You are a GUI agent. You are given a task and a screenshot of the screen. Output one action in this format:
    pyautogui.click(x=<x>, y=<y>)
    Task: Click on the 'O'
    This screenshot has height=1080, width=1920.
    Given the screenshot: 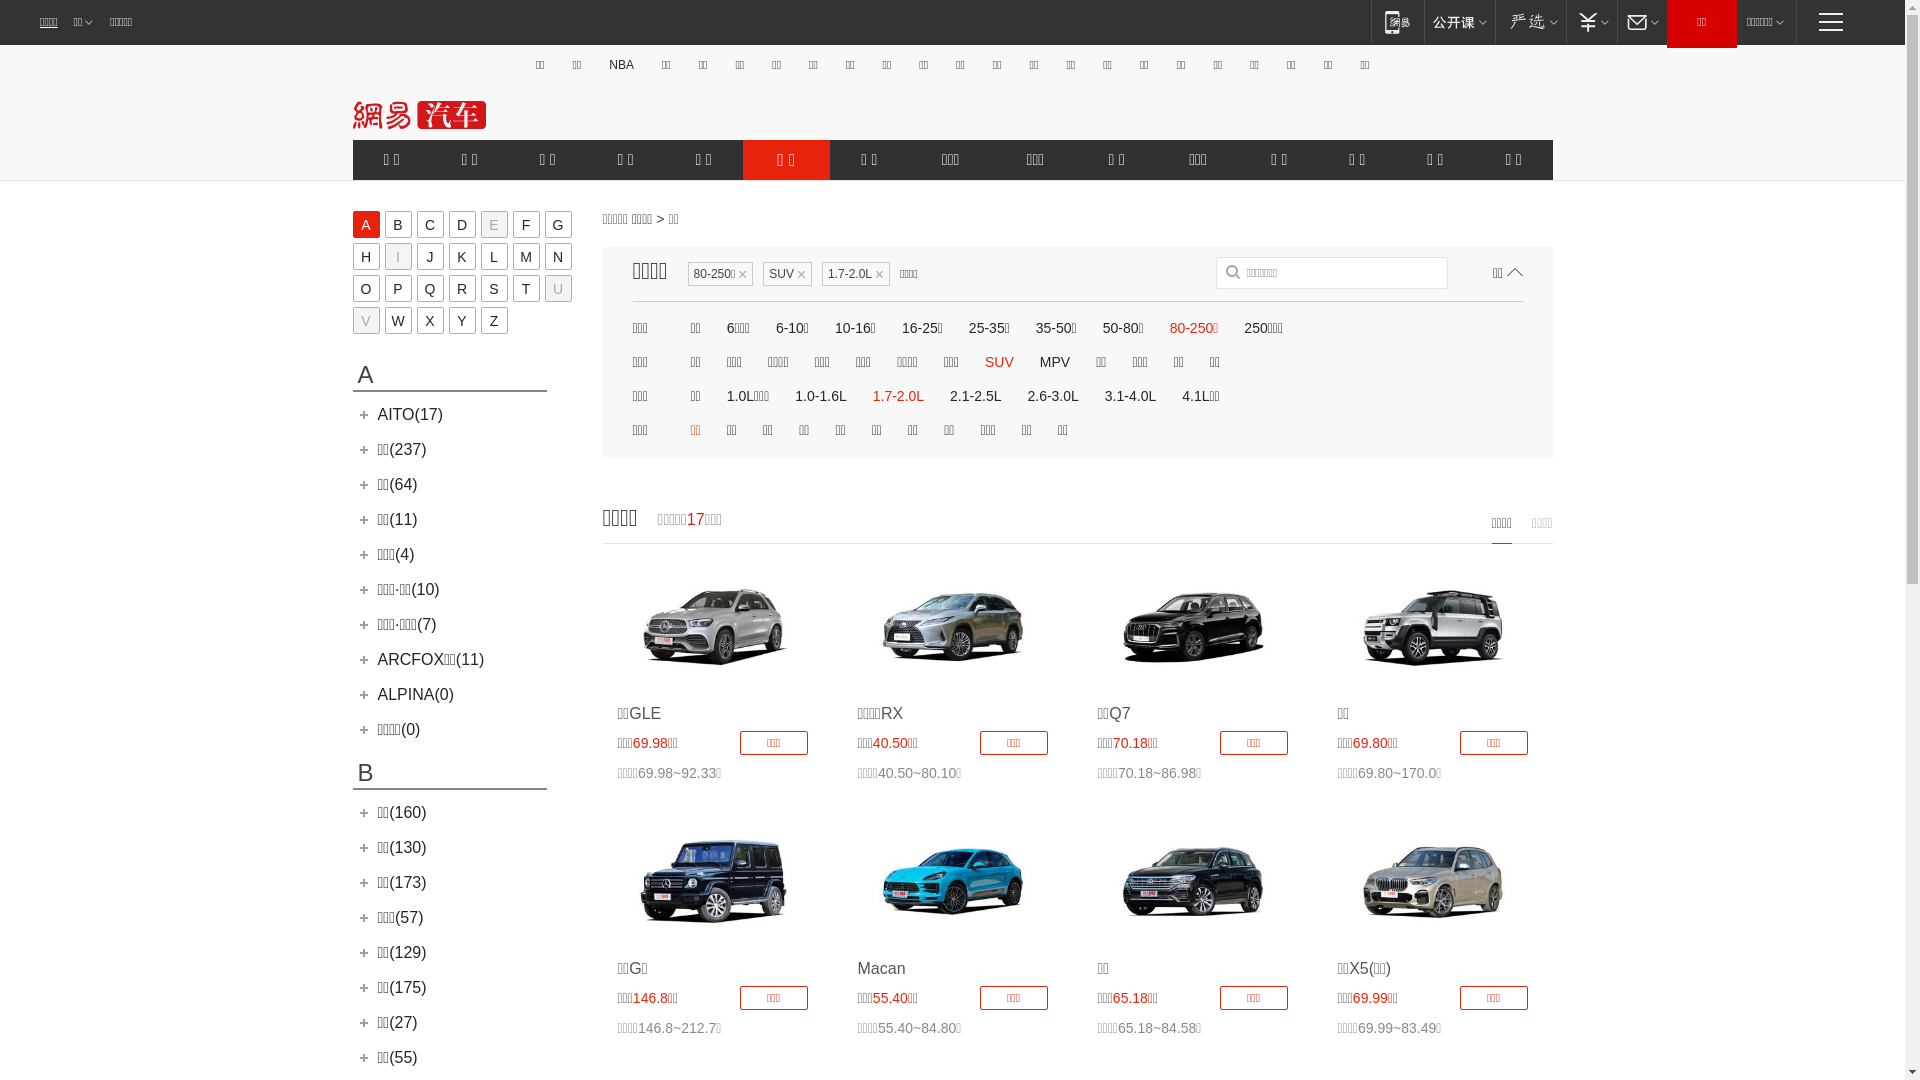 What is the action you would take?
    pyautogui.click(x=365, y=288)
    